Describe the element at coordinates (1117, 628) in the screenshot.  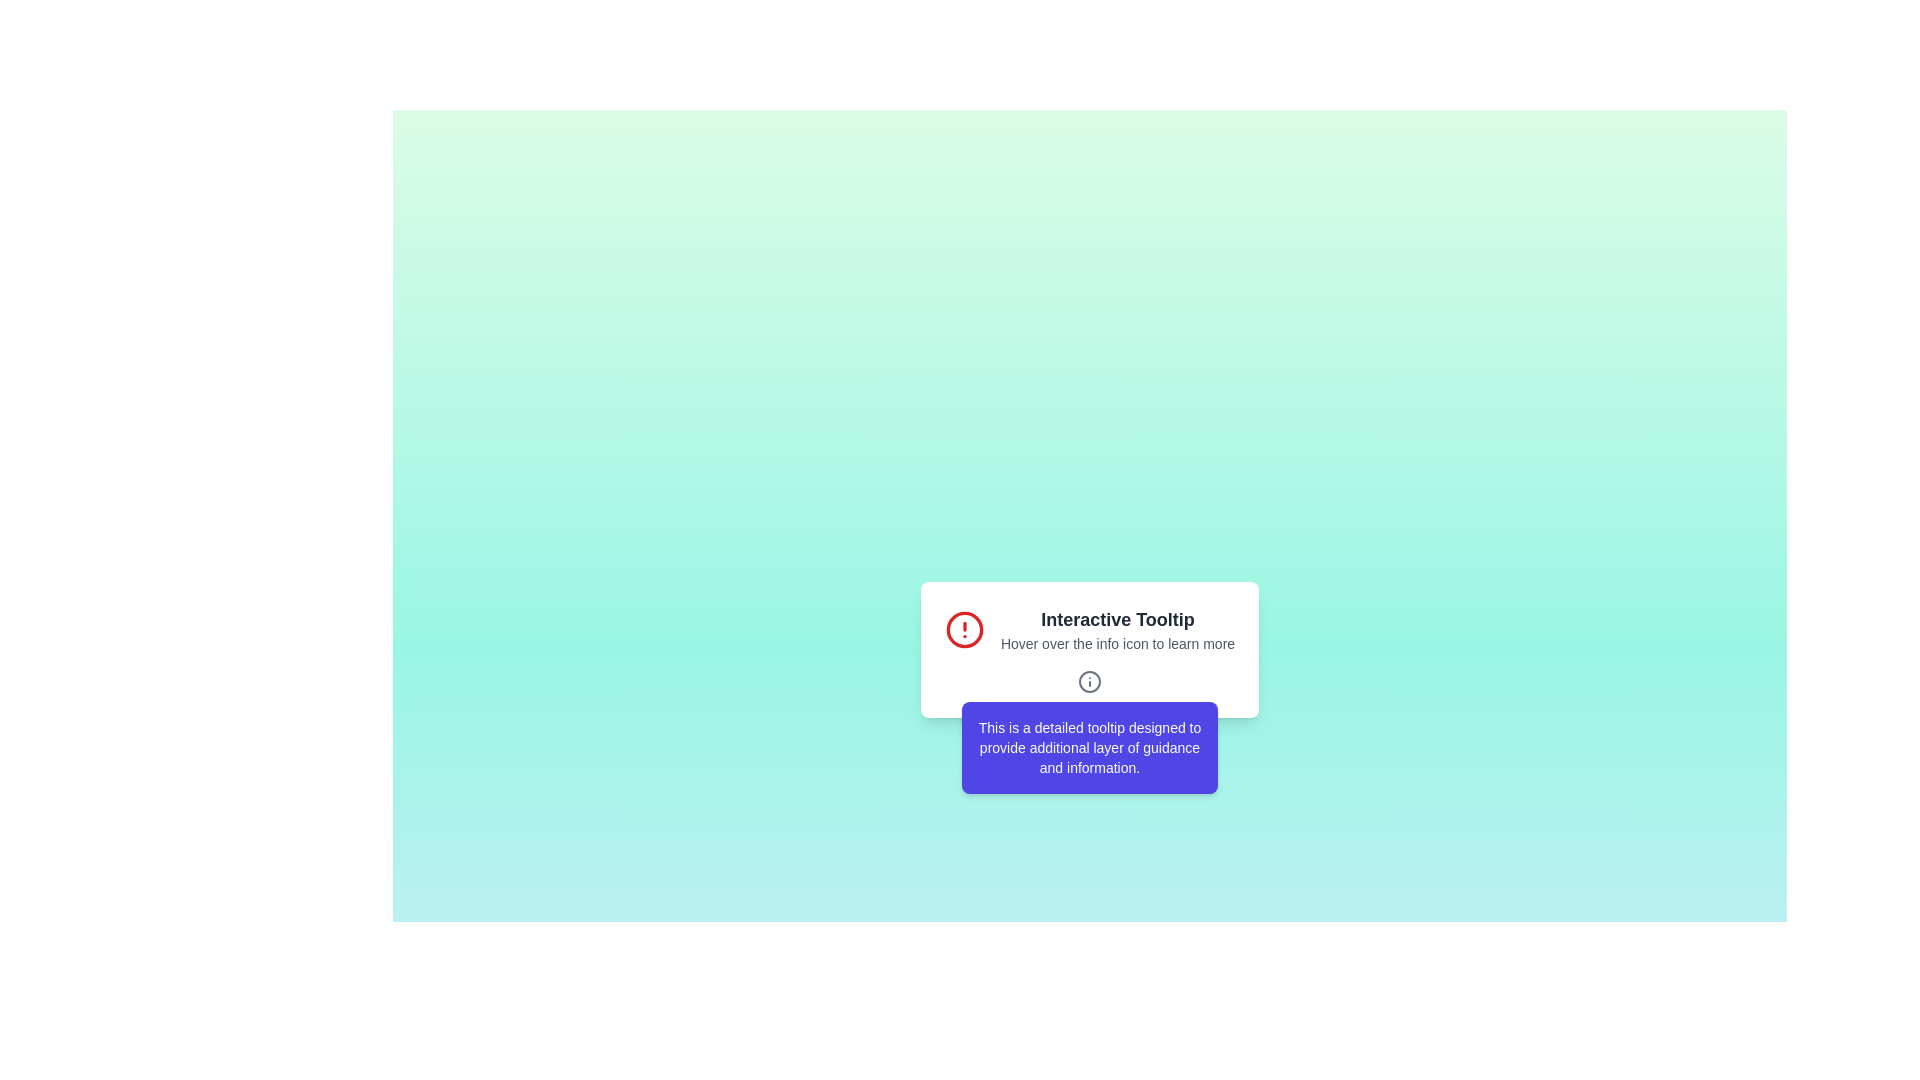
I see `the Text block that reads 'Interactive Tooltip.' It contains two lines of text, with the first line in bold stating 'Interactive Tooltip' and the second line in smaller text saying 'Hover over the info icon to learn more.'` at that location.